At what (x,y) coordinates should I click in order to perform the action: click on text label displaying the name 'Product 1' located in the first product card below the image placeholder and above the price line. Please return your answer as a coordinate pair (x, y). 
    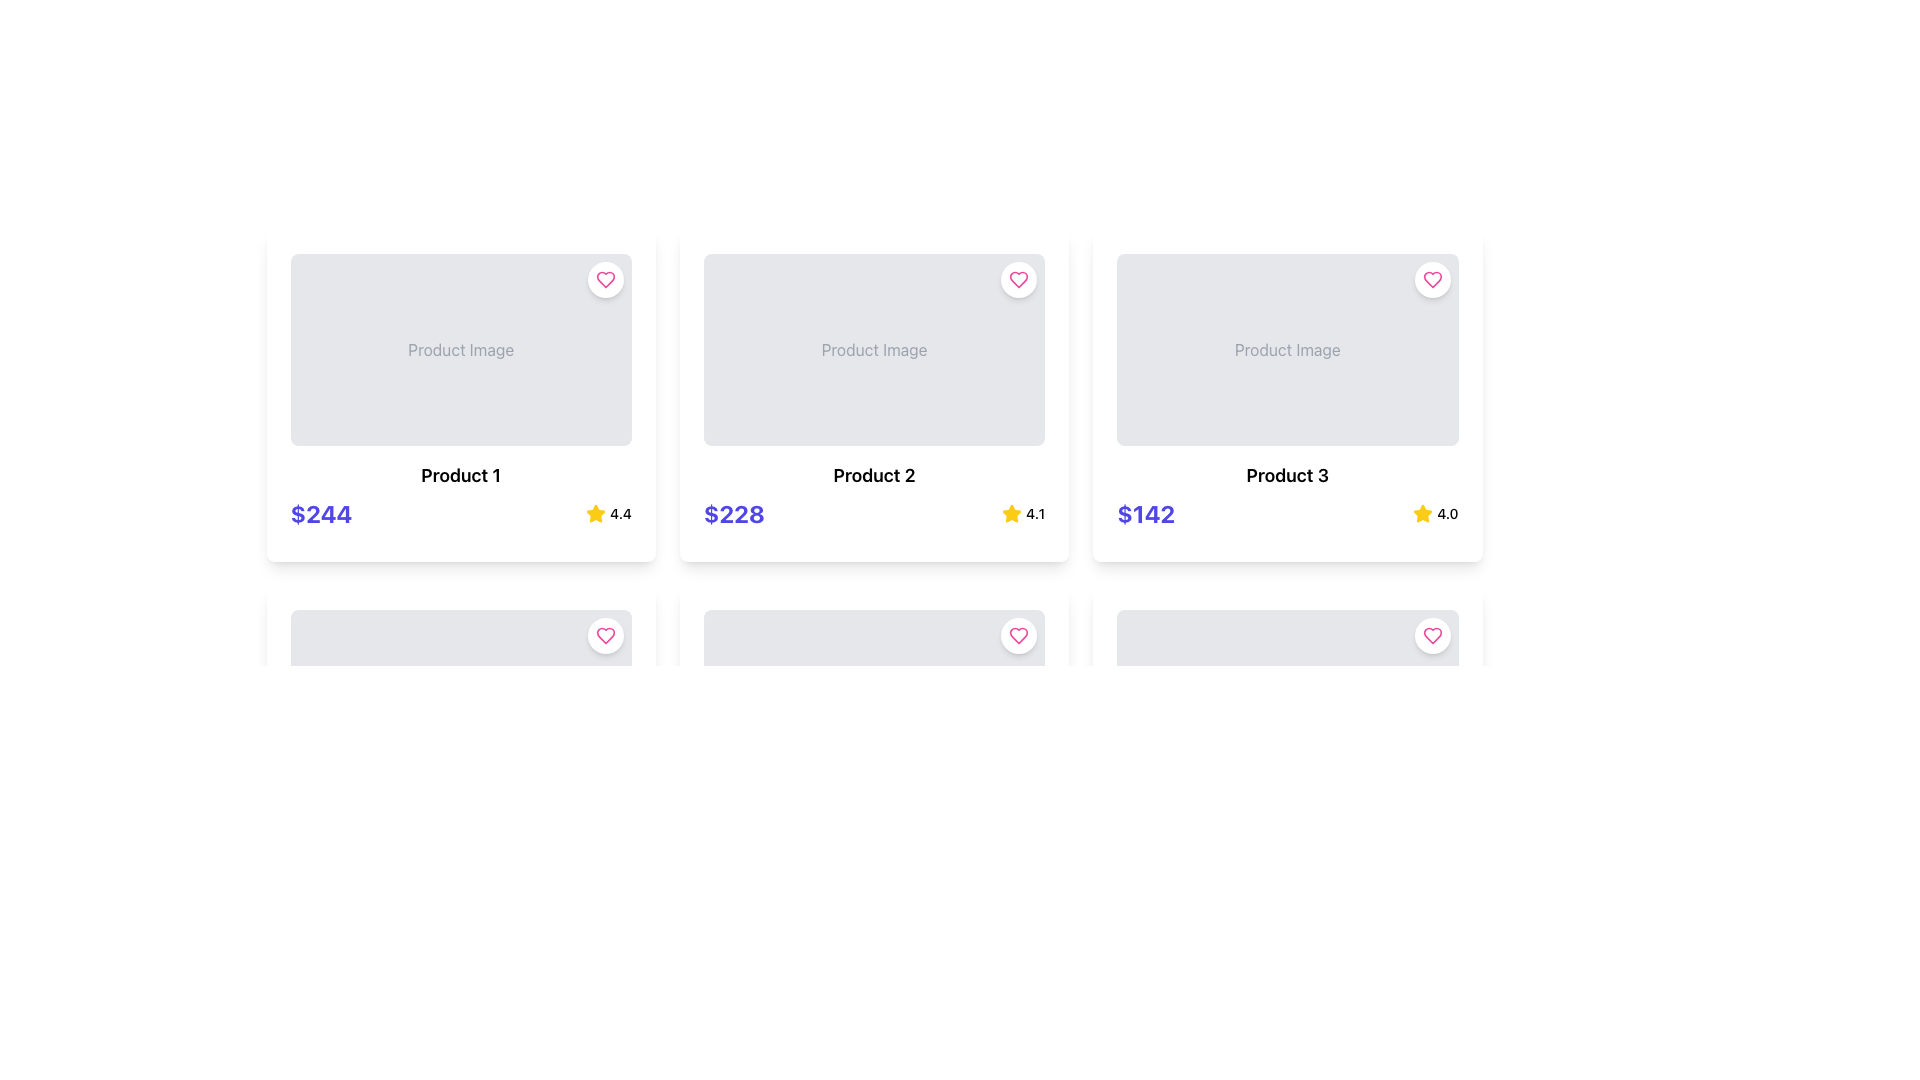
    Looking at the image, I should click on (460, 475).